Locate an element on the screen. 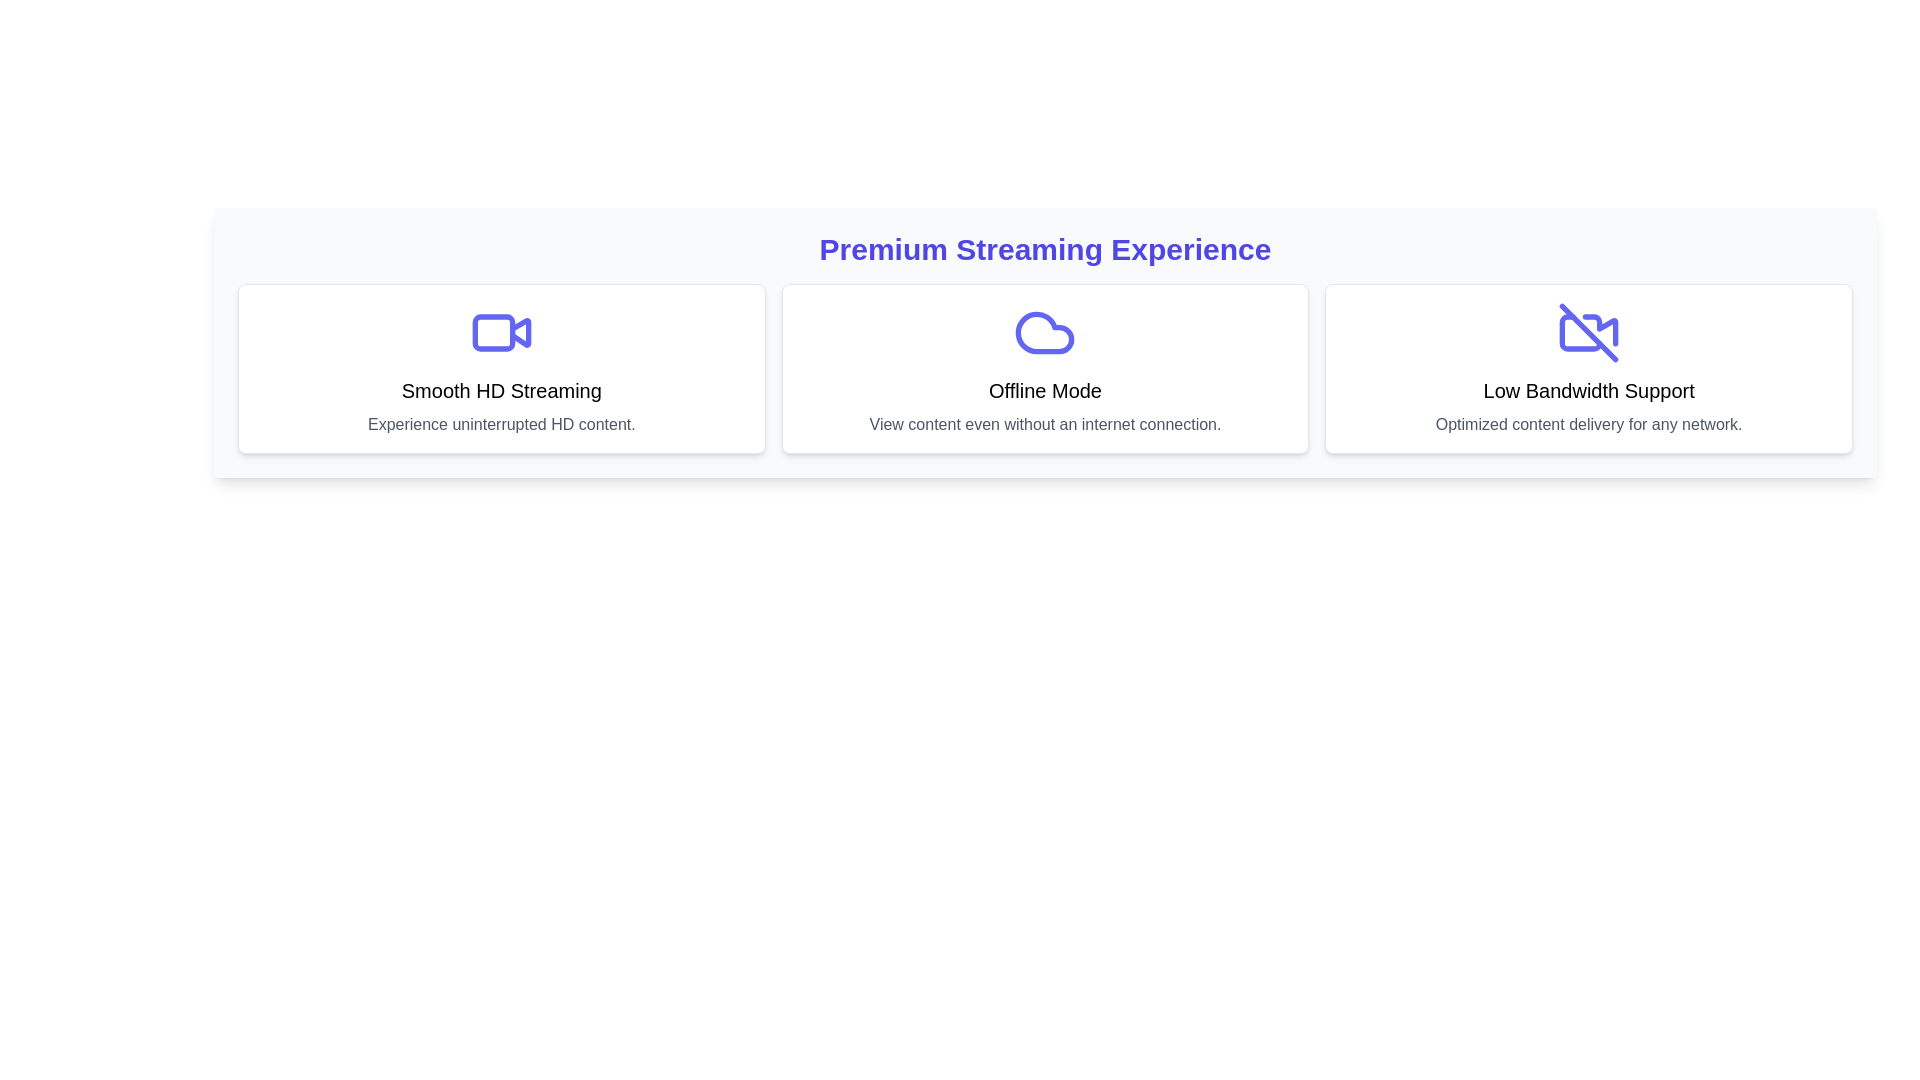  the static text element displaying 'Smooth HD Streaming', which is located within the first centered white card under a video icon in the Premium Streaming Experience section is located at coordinates (501, 390).